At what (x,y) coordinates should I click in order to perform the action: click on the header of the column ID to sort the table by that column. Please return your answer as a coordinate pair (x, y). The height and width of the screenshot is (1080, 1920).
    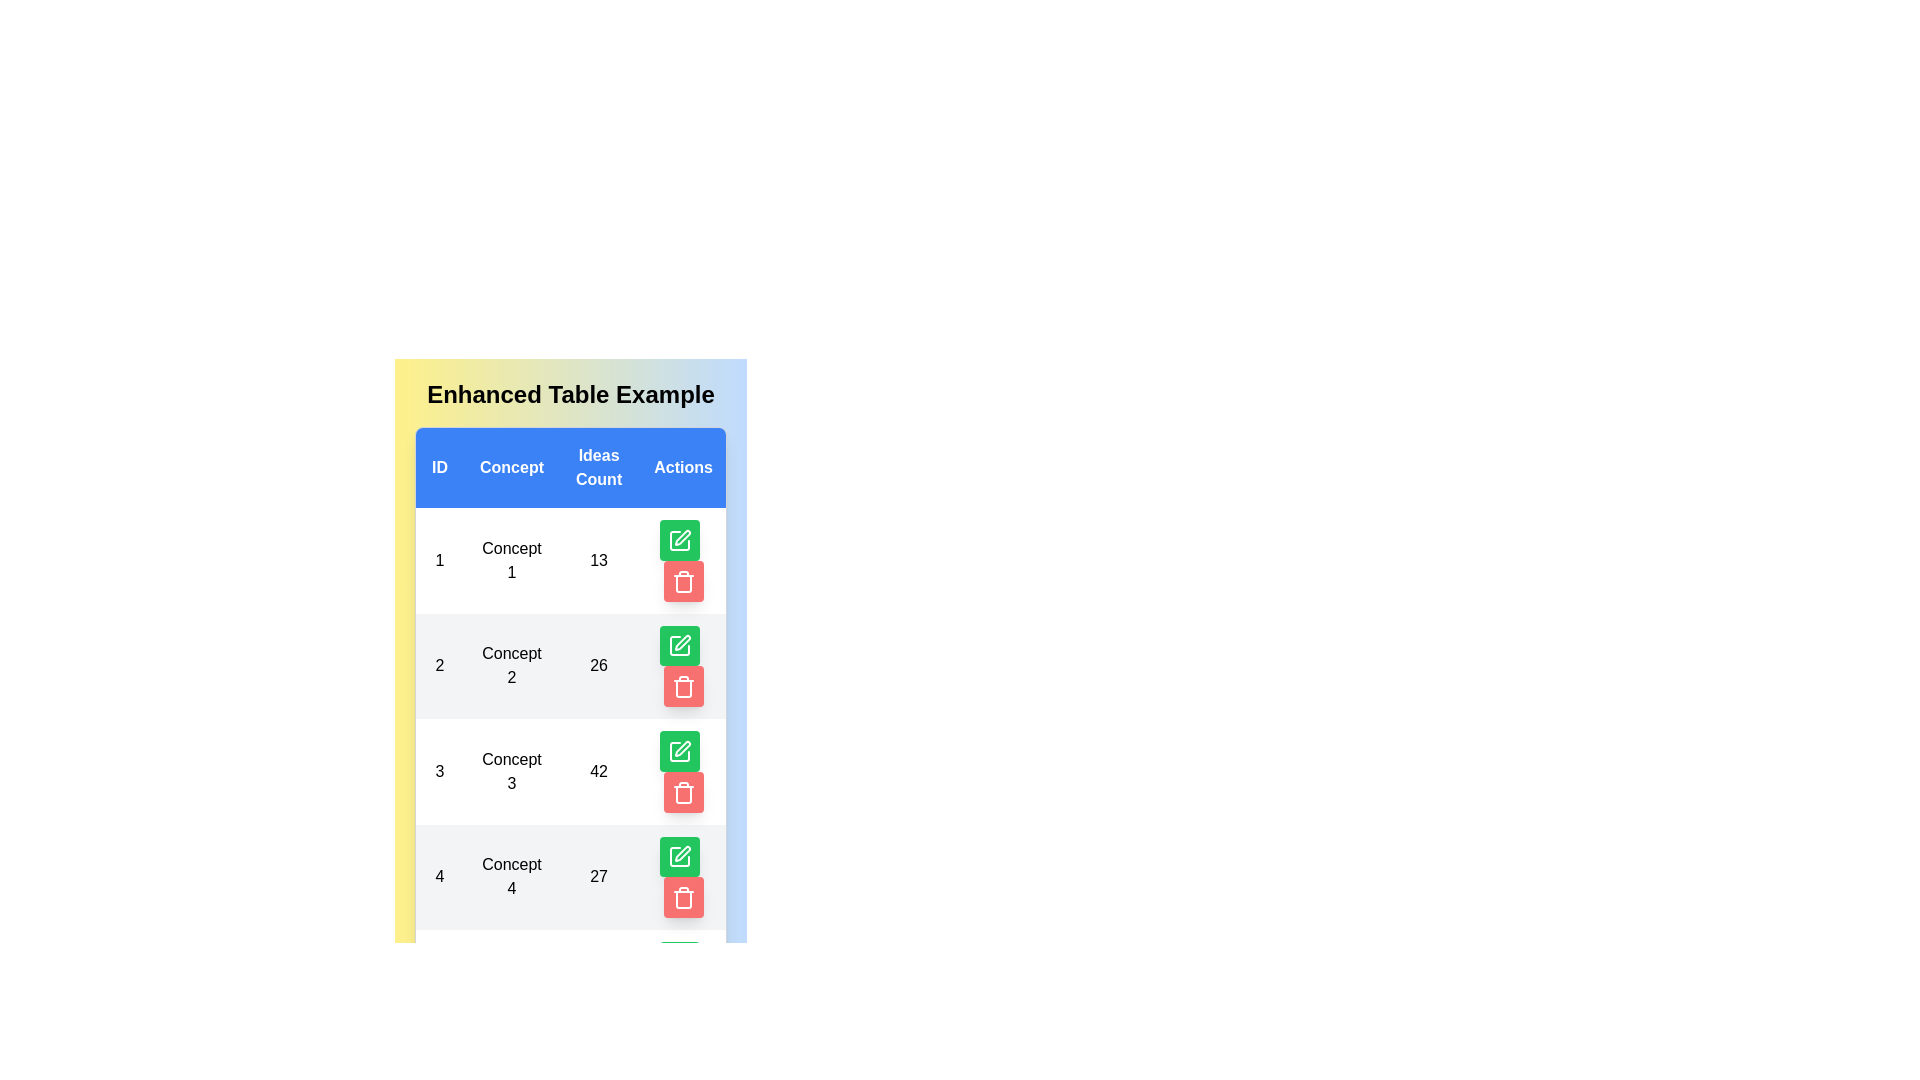
    Looking at the image, I should click on (439, 467).